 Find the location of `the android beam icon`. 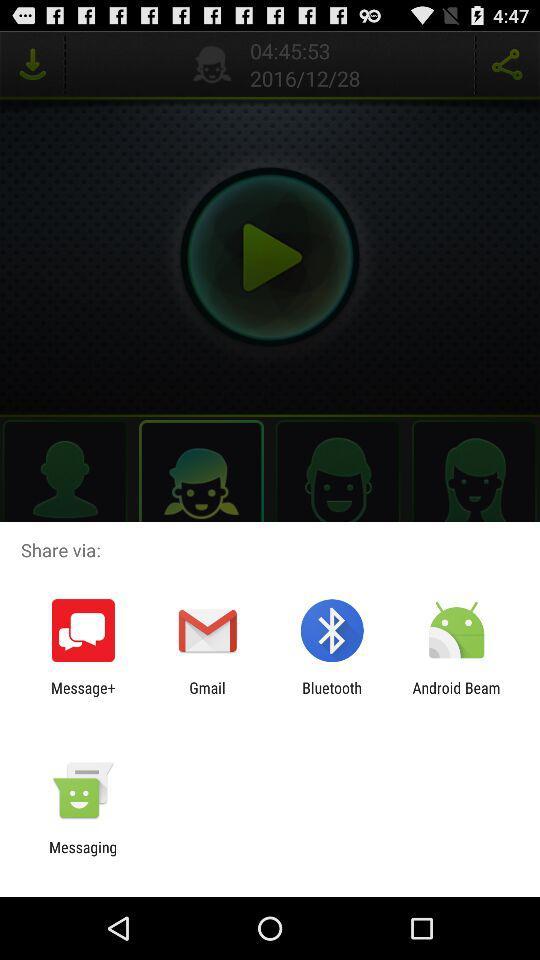

the android beam icon is located at coordinates (456, 696).